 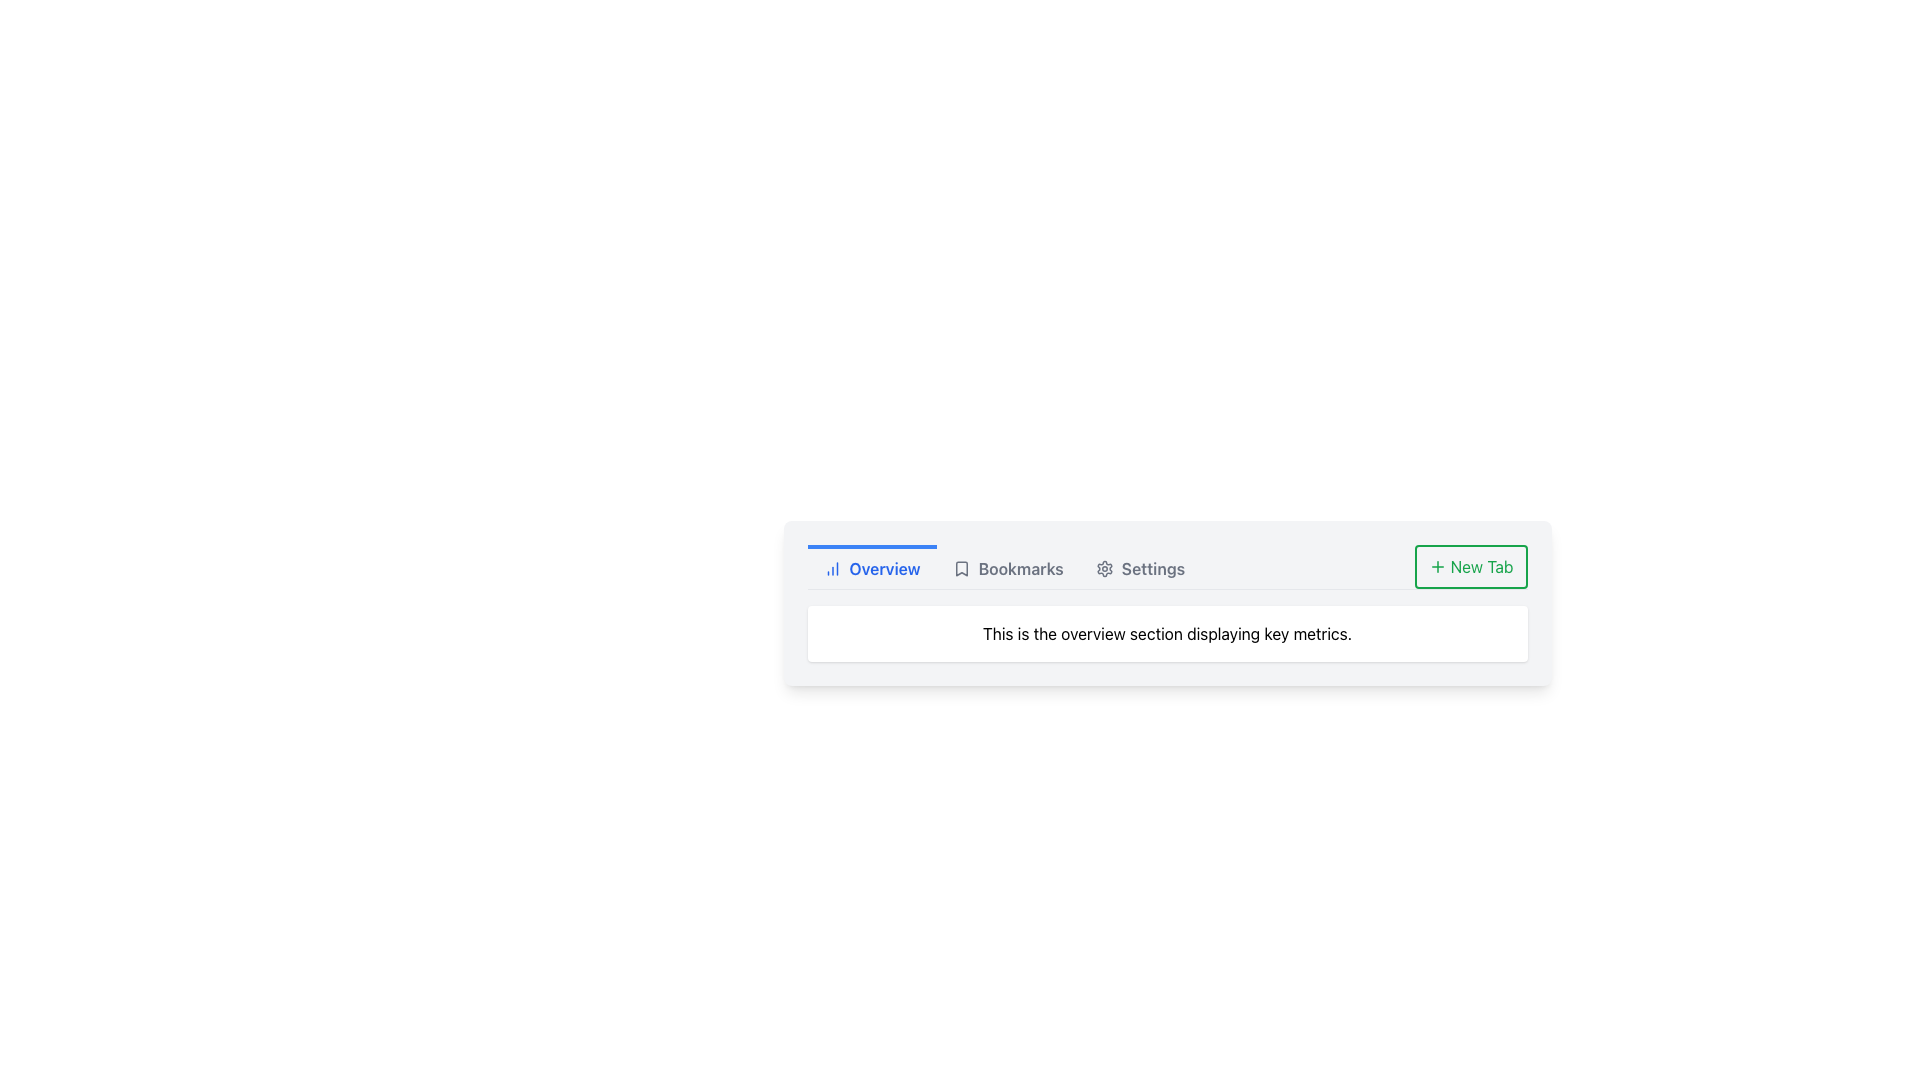 I want to click on the 'Settings' tab-like button in the horizontal navigation bar to potentially reveal a tooltip or highlight effect, so click(x=1140, y=567).